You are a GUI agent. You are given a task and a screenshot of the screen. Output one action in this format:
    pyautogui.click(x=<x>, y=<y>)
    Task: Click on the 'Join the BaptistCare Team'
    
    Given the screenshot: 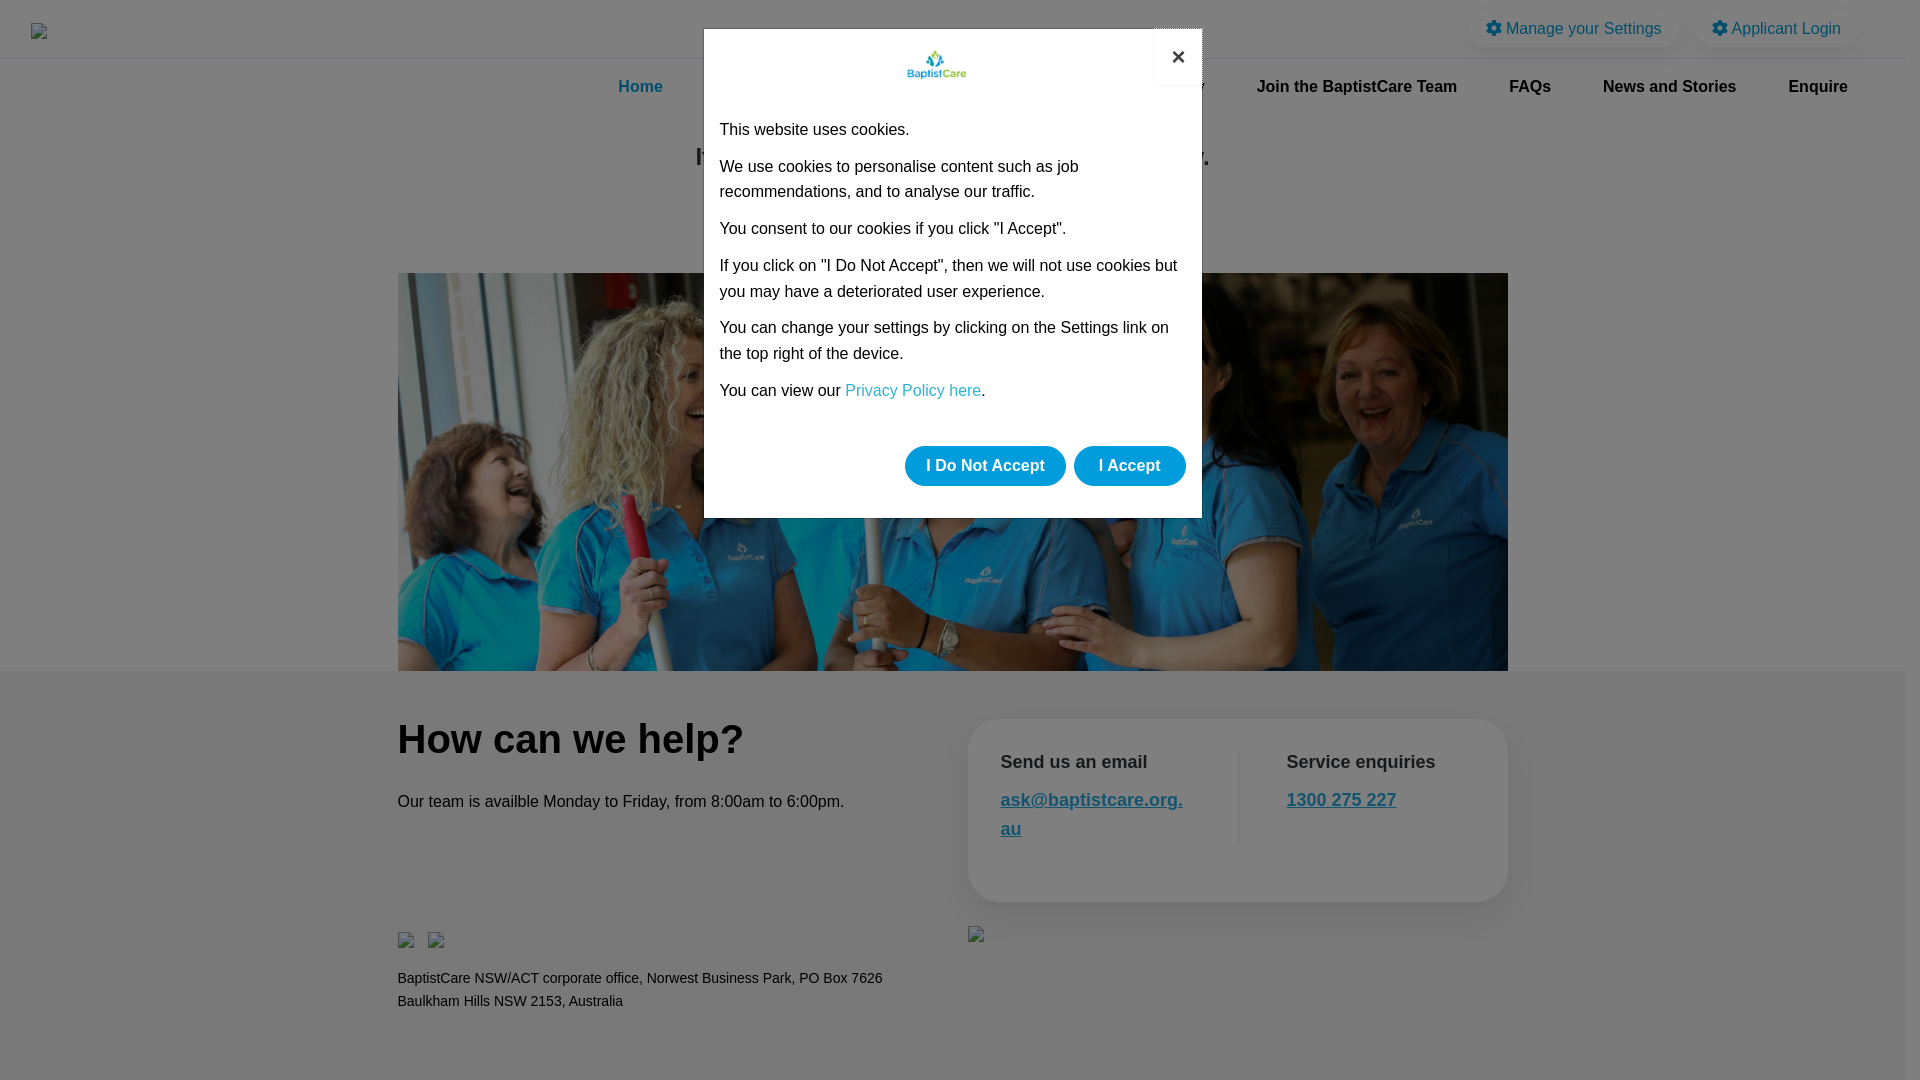 What is the action you would take?
    pyautogui.click(x=1357, y=86)
    